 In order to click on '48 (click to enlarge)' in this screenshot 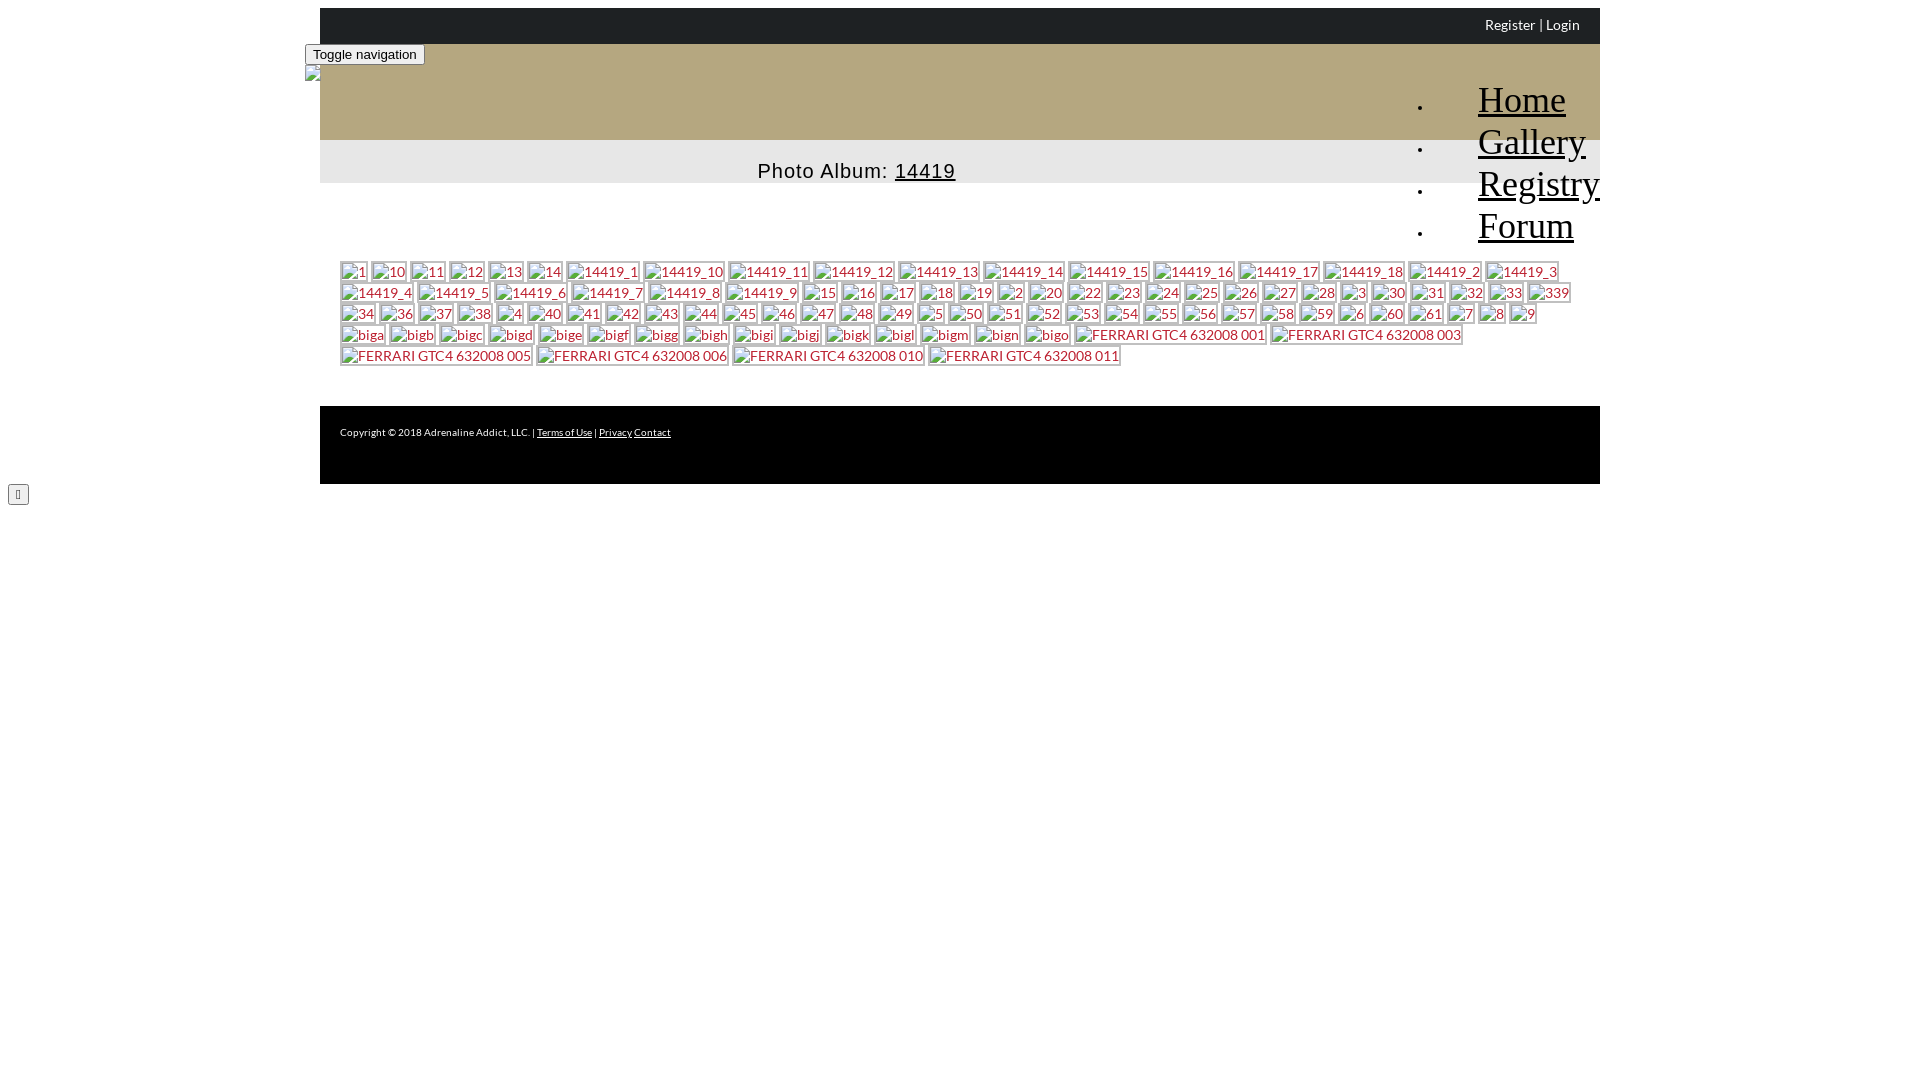, I will do `click(857, 313)`.